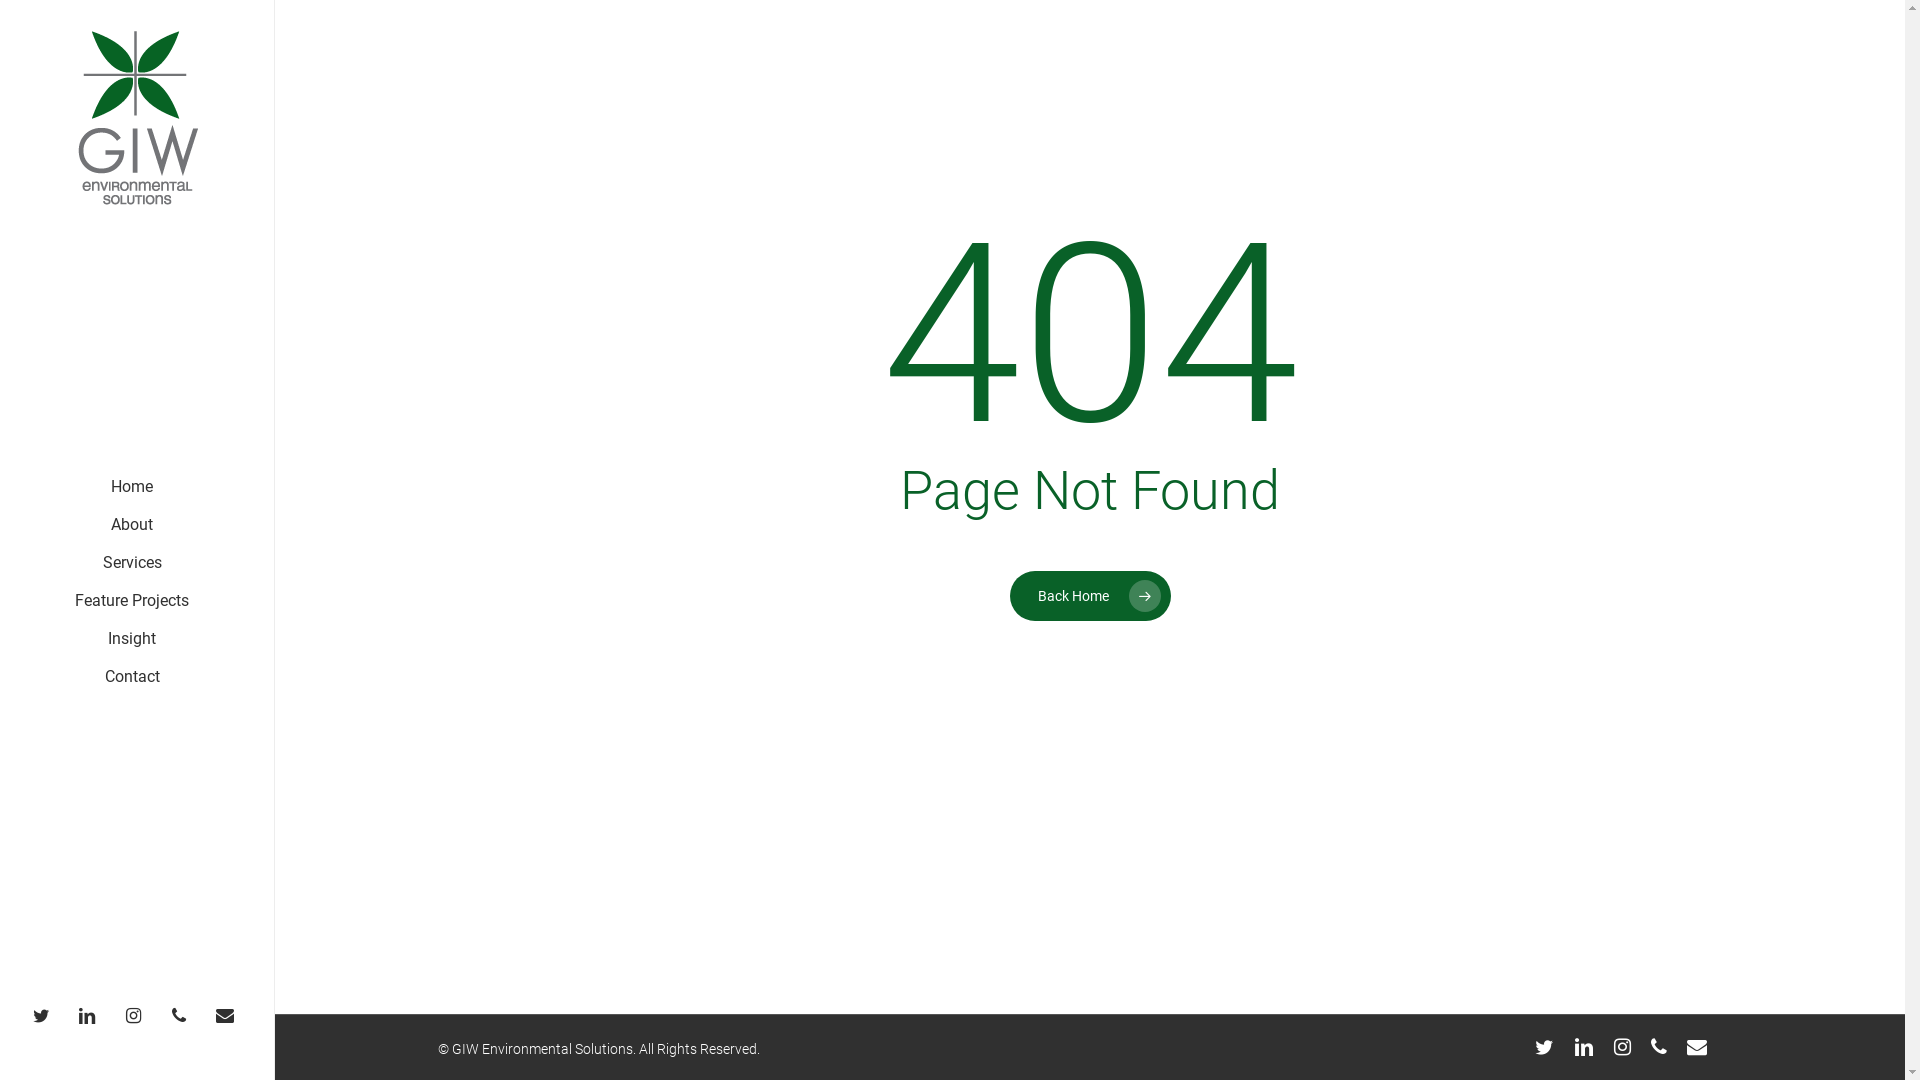  Describe the element at coordinates (131, 523) in the screenshot. I see `'About'` at that location.